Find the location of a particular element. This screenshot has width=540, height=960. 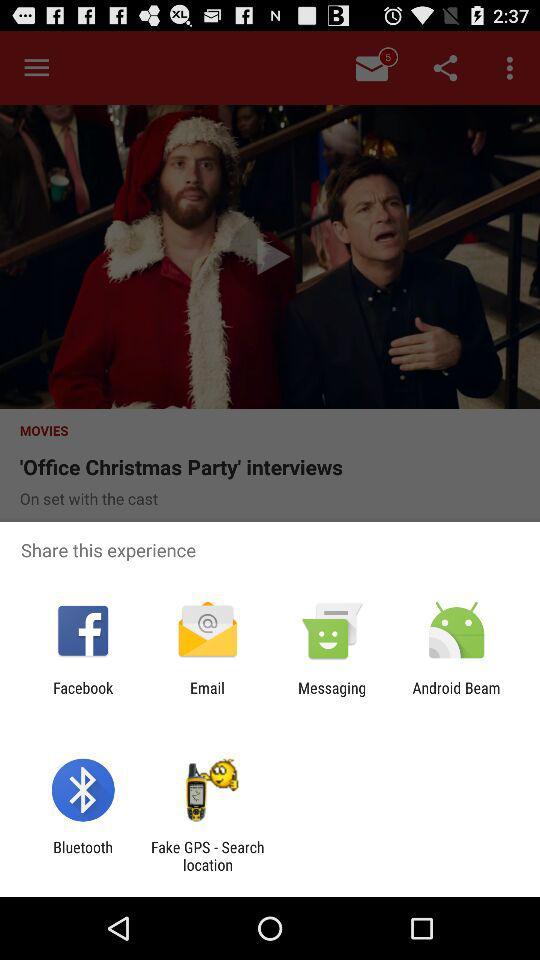

the android beam at the bottom right corner is located at coordinates (456, 696).